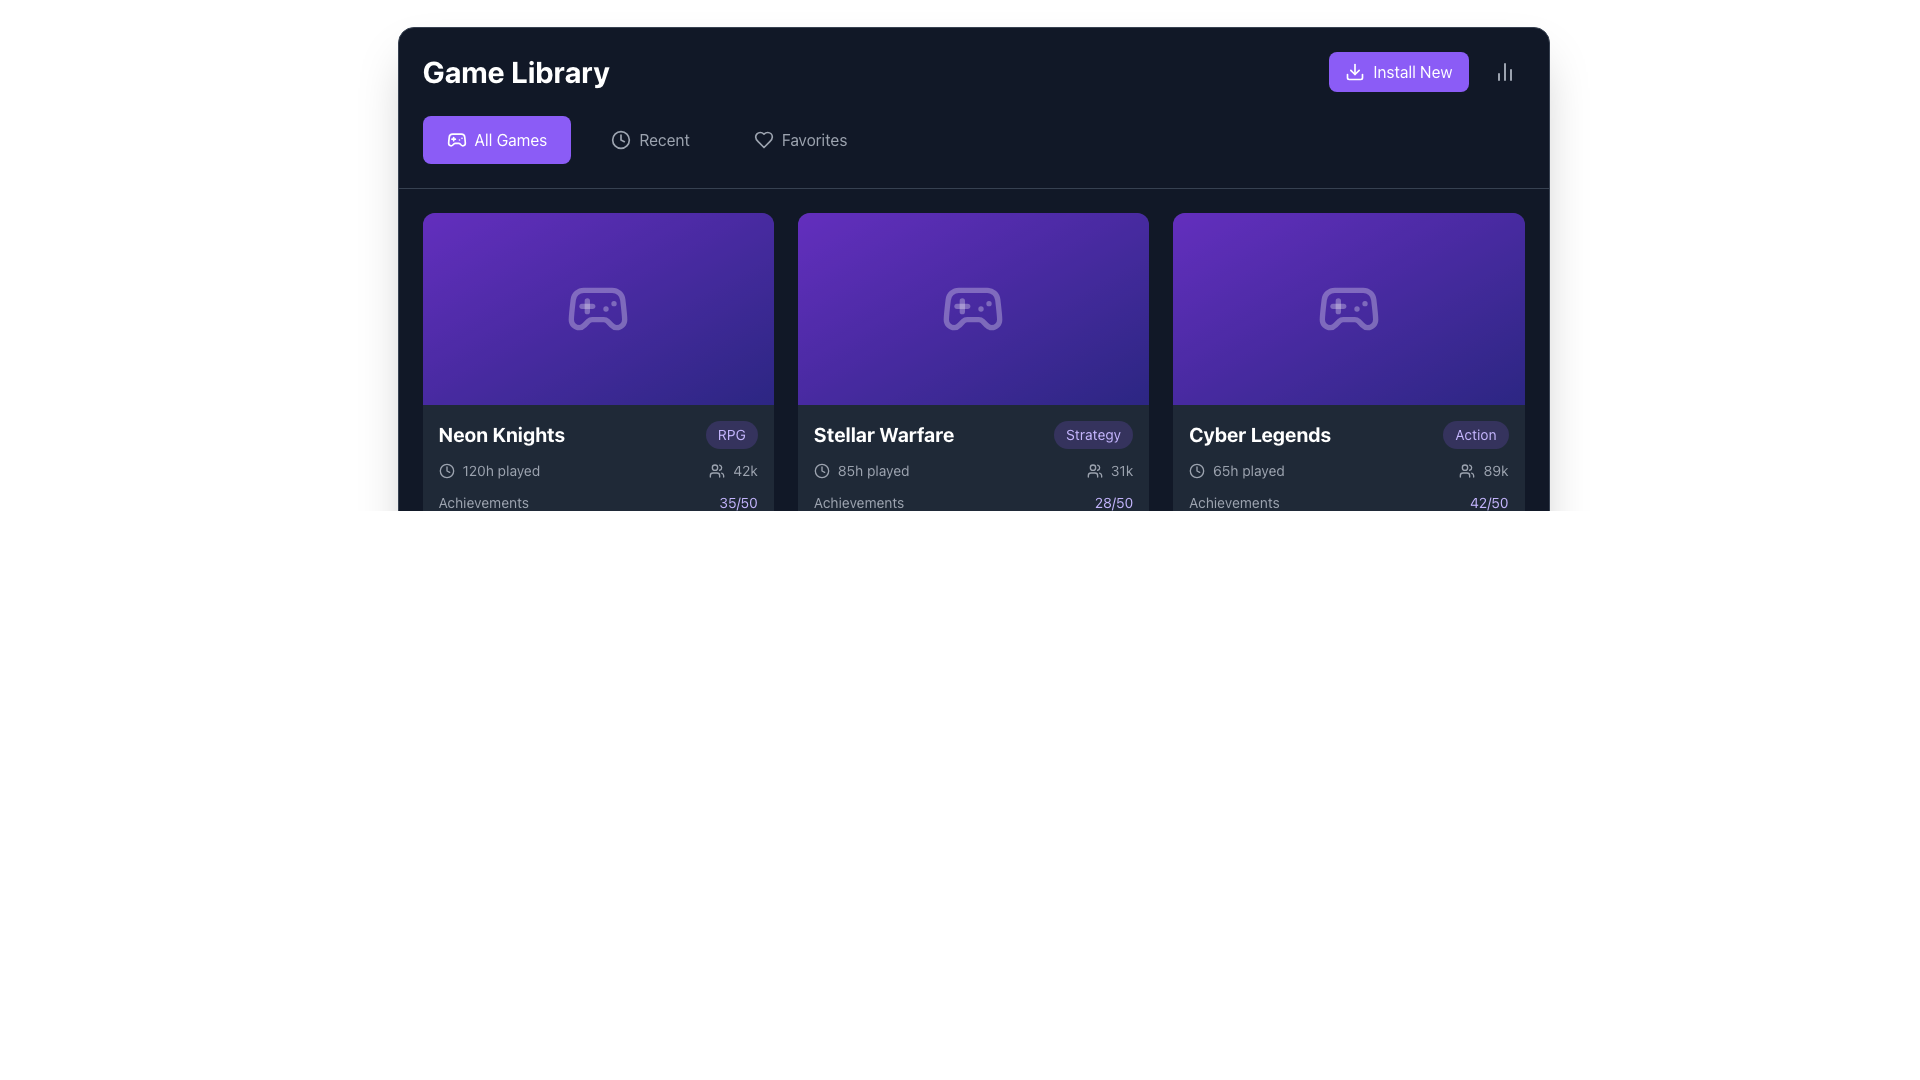 The image size is (1920, 1080). Describe the element at coordinates (1475, 434) in the screenshot. I see `the 'Action' badge, which is a rounded violet badge located in the top-right corner of the 'Cyber Legends' item card` at that location.